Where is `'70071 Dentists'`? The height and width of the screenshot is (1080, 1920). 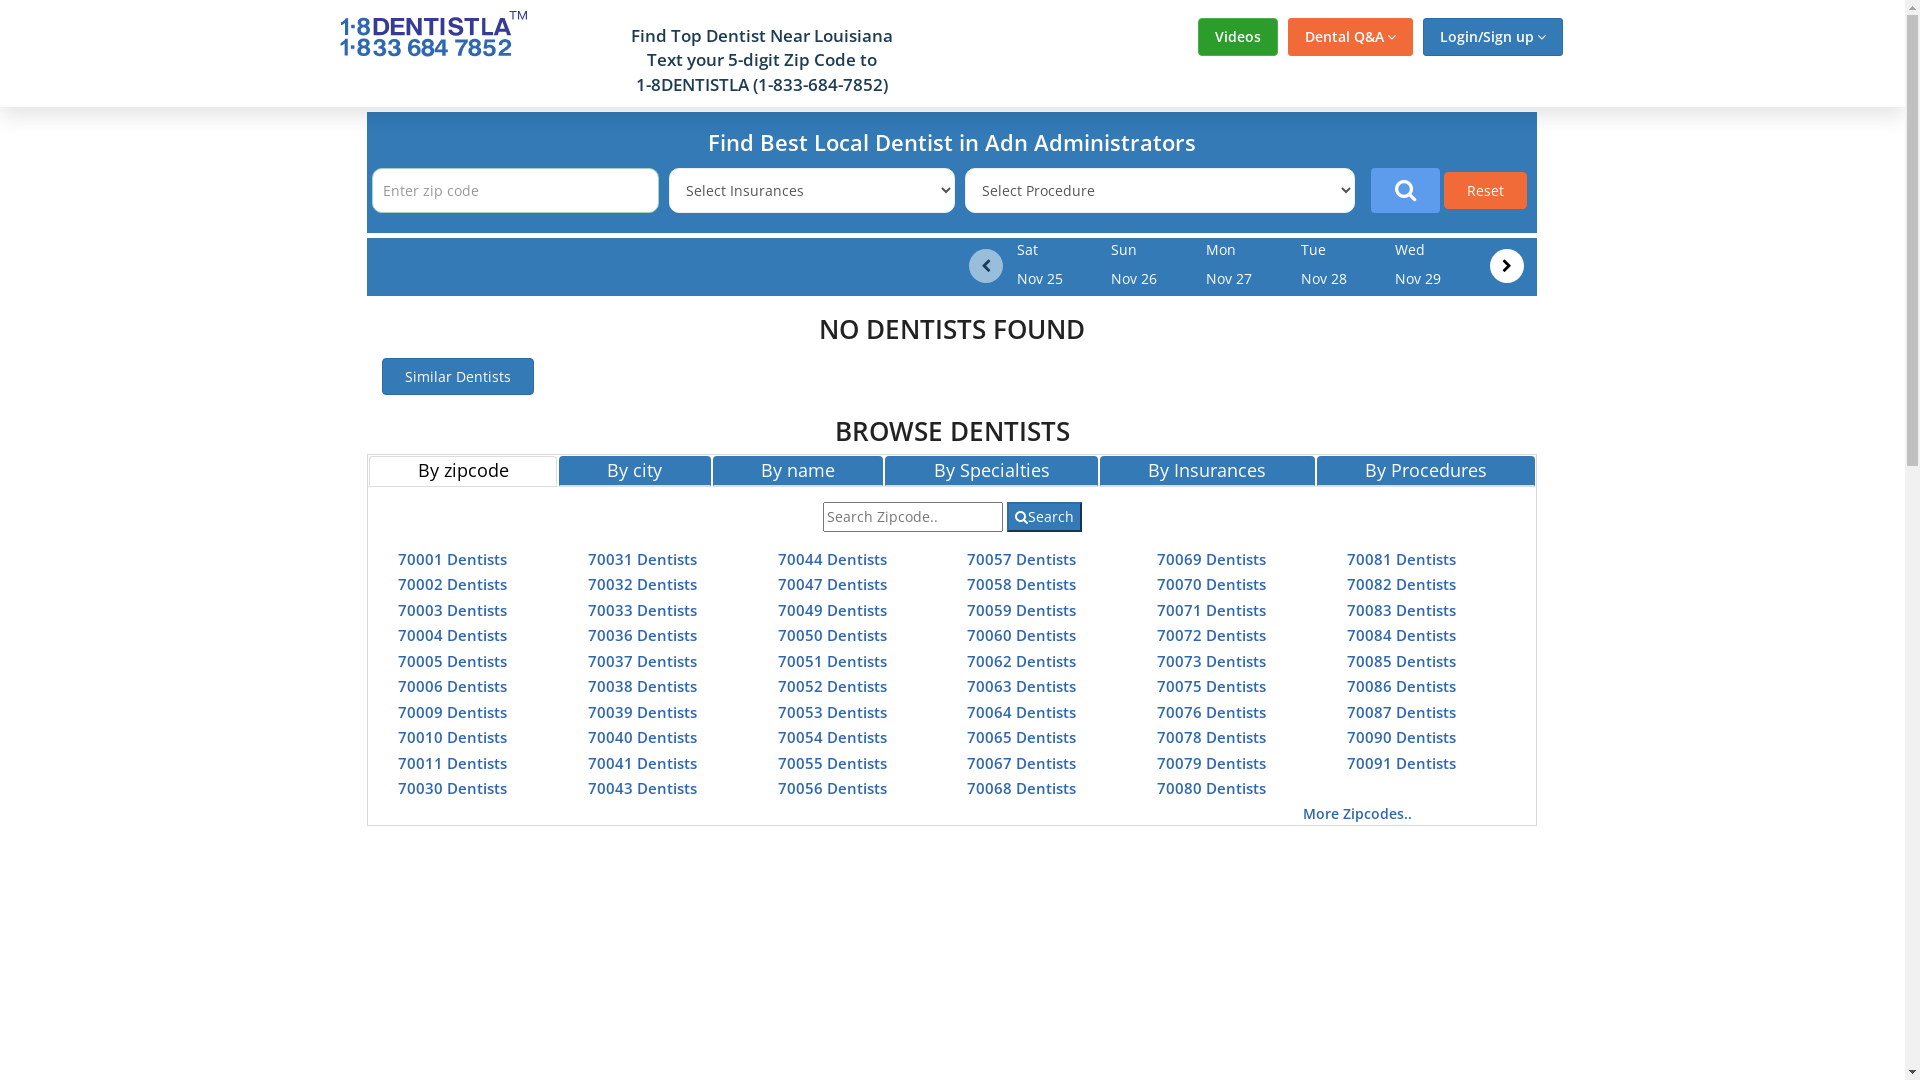
'70071 Dentists' is located at coordinates (1210, 608).